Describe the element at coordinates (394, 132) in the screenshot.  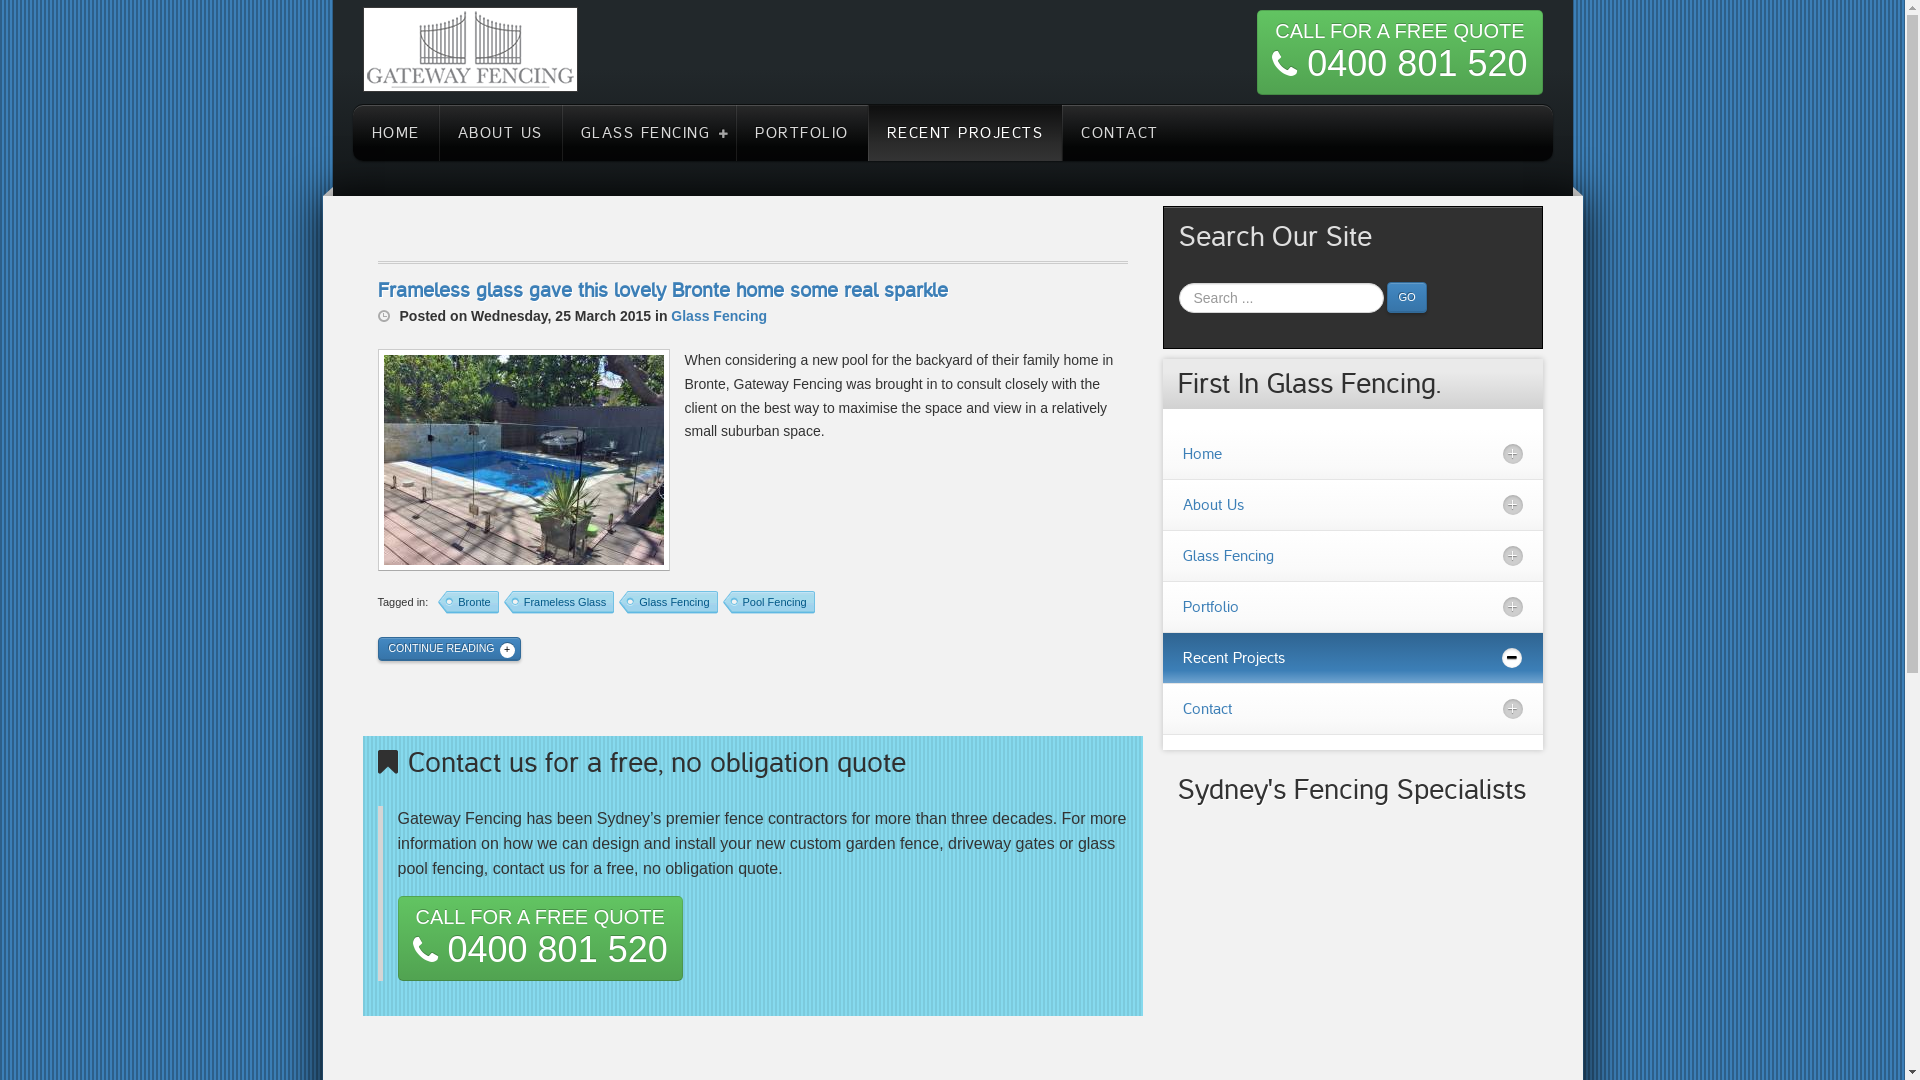
I see `'HOME'` at that location.